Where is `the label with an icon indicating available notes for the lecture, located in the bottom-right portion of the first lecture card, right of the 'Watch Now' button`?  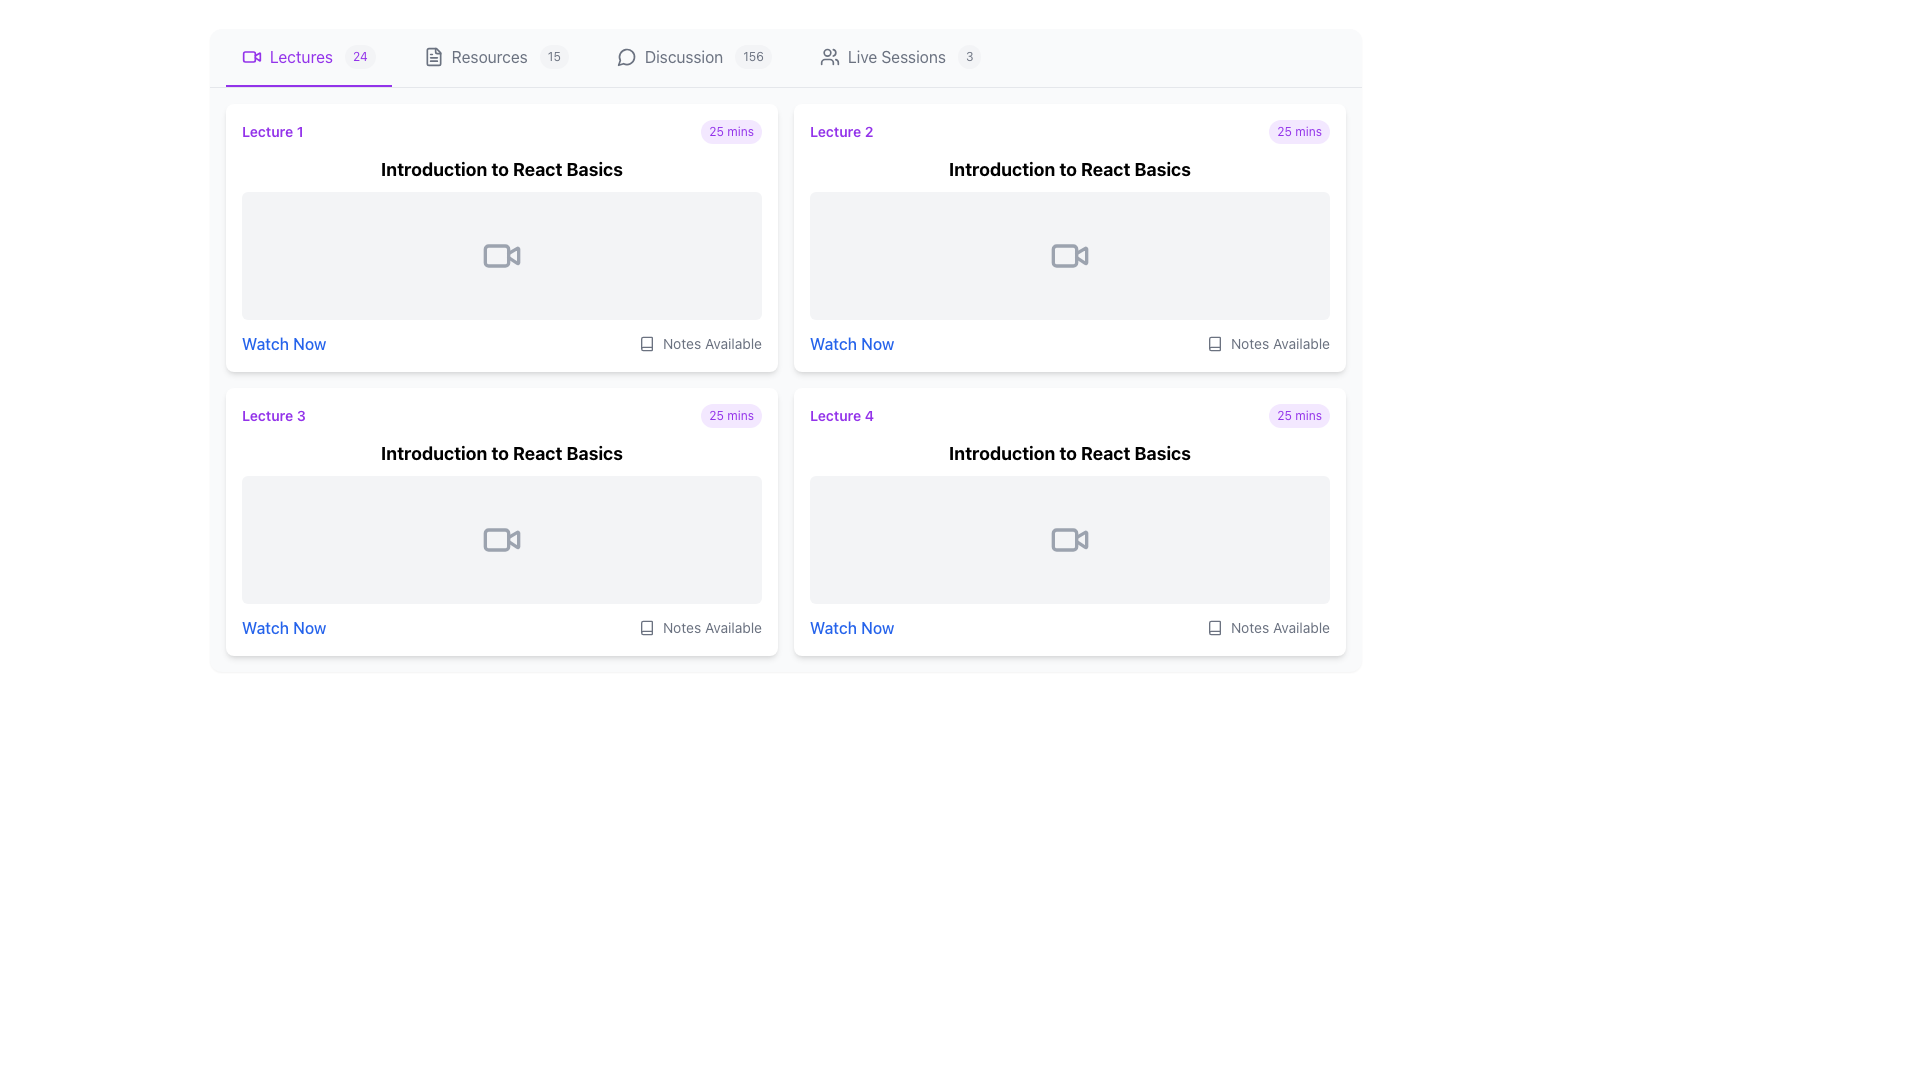
the label with an icon indicating available notes for the lecture, located in the bottom-right portion of the first lecture card, right of the 'Watch Now' button is located at coordinates (700, 342).